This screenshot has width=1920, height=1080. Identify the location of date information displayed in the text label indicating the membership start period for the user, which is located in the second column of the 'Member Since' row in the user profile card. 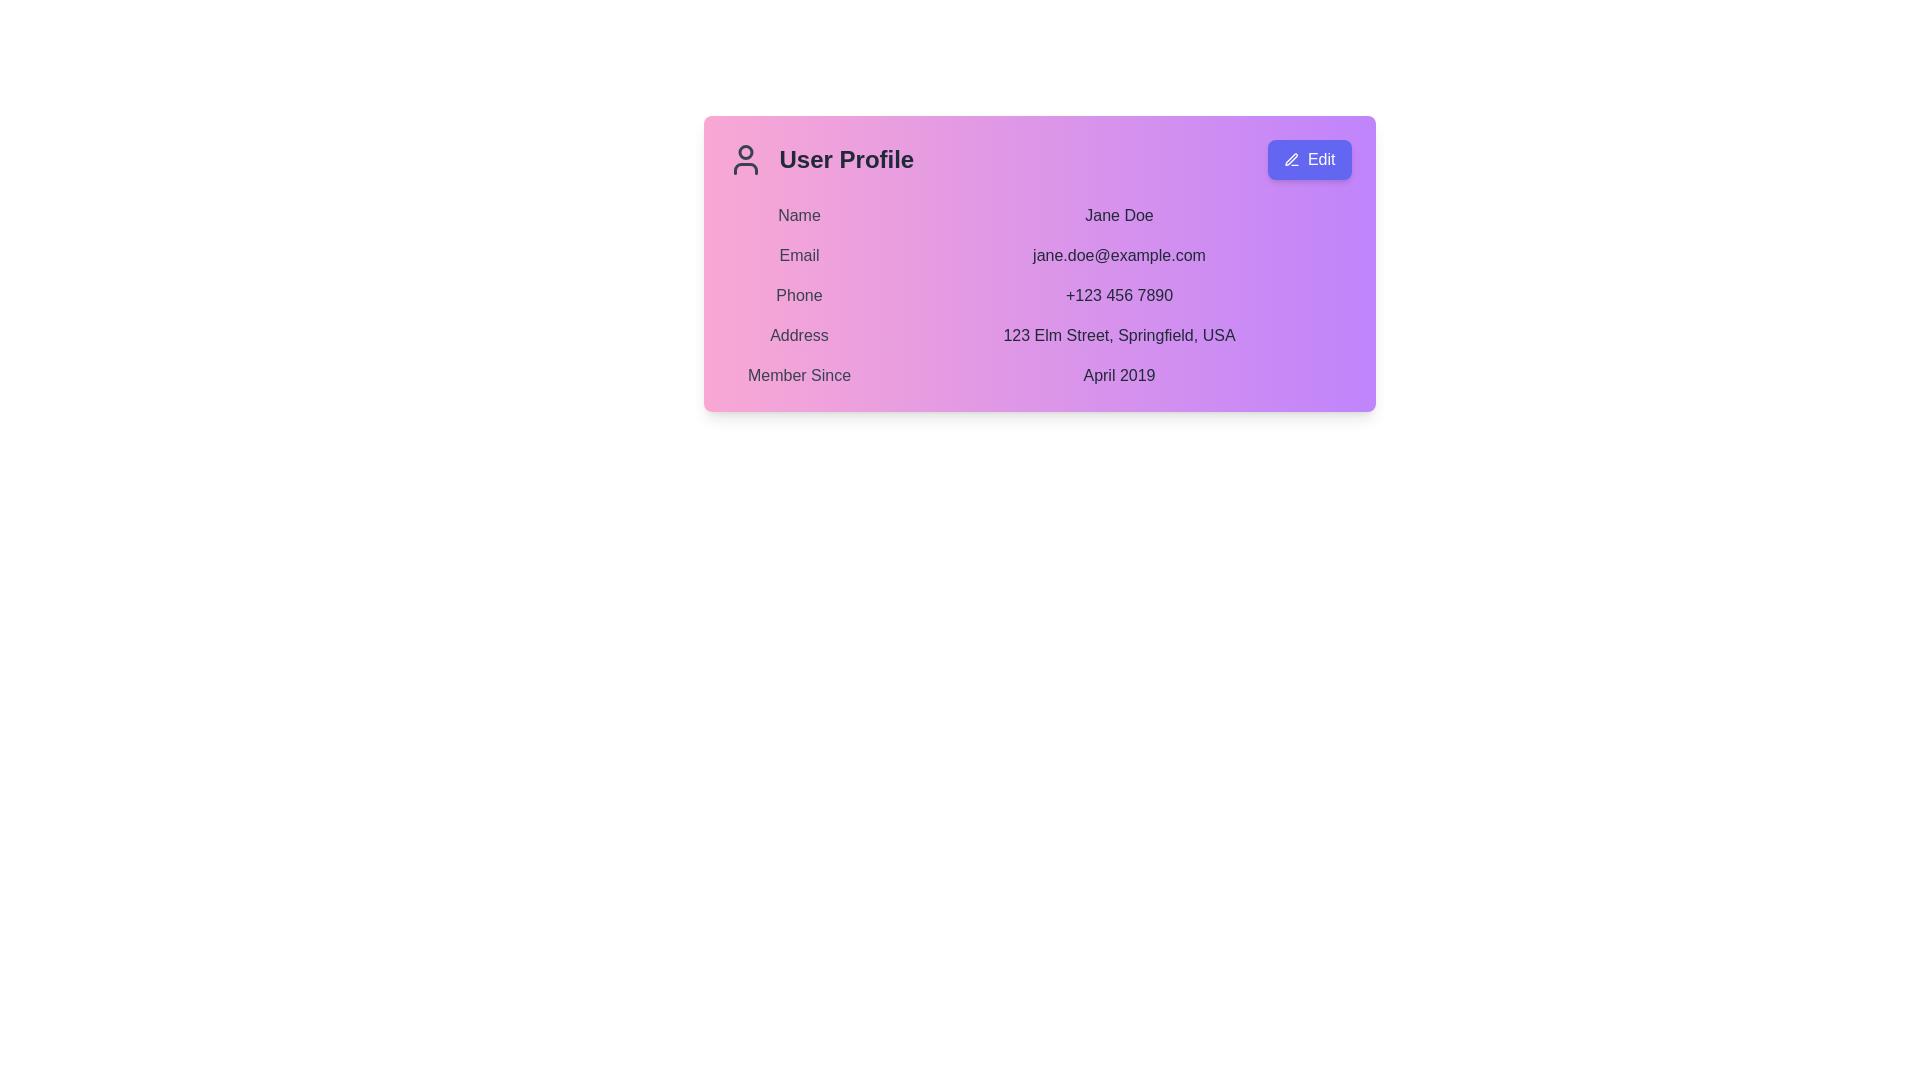
(1118, 375).